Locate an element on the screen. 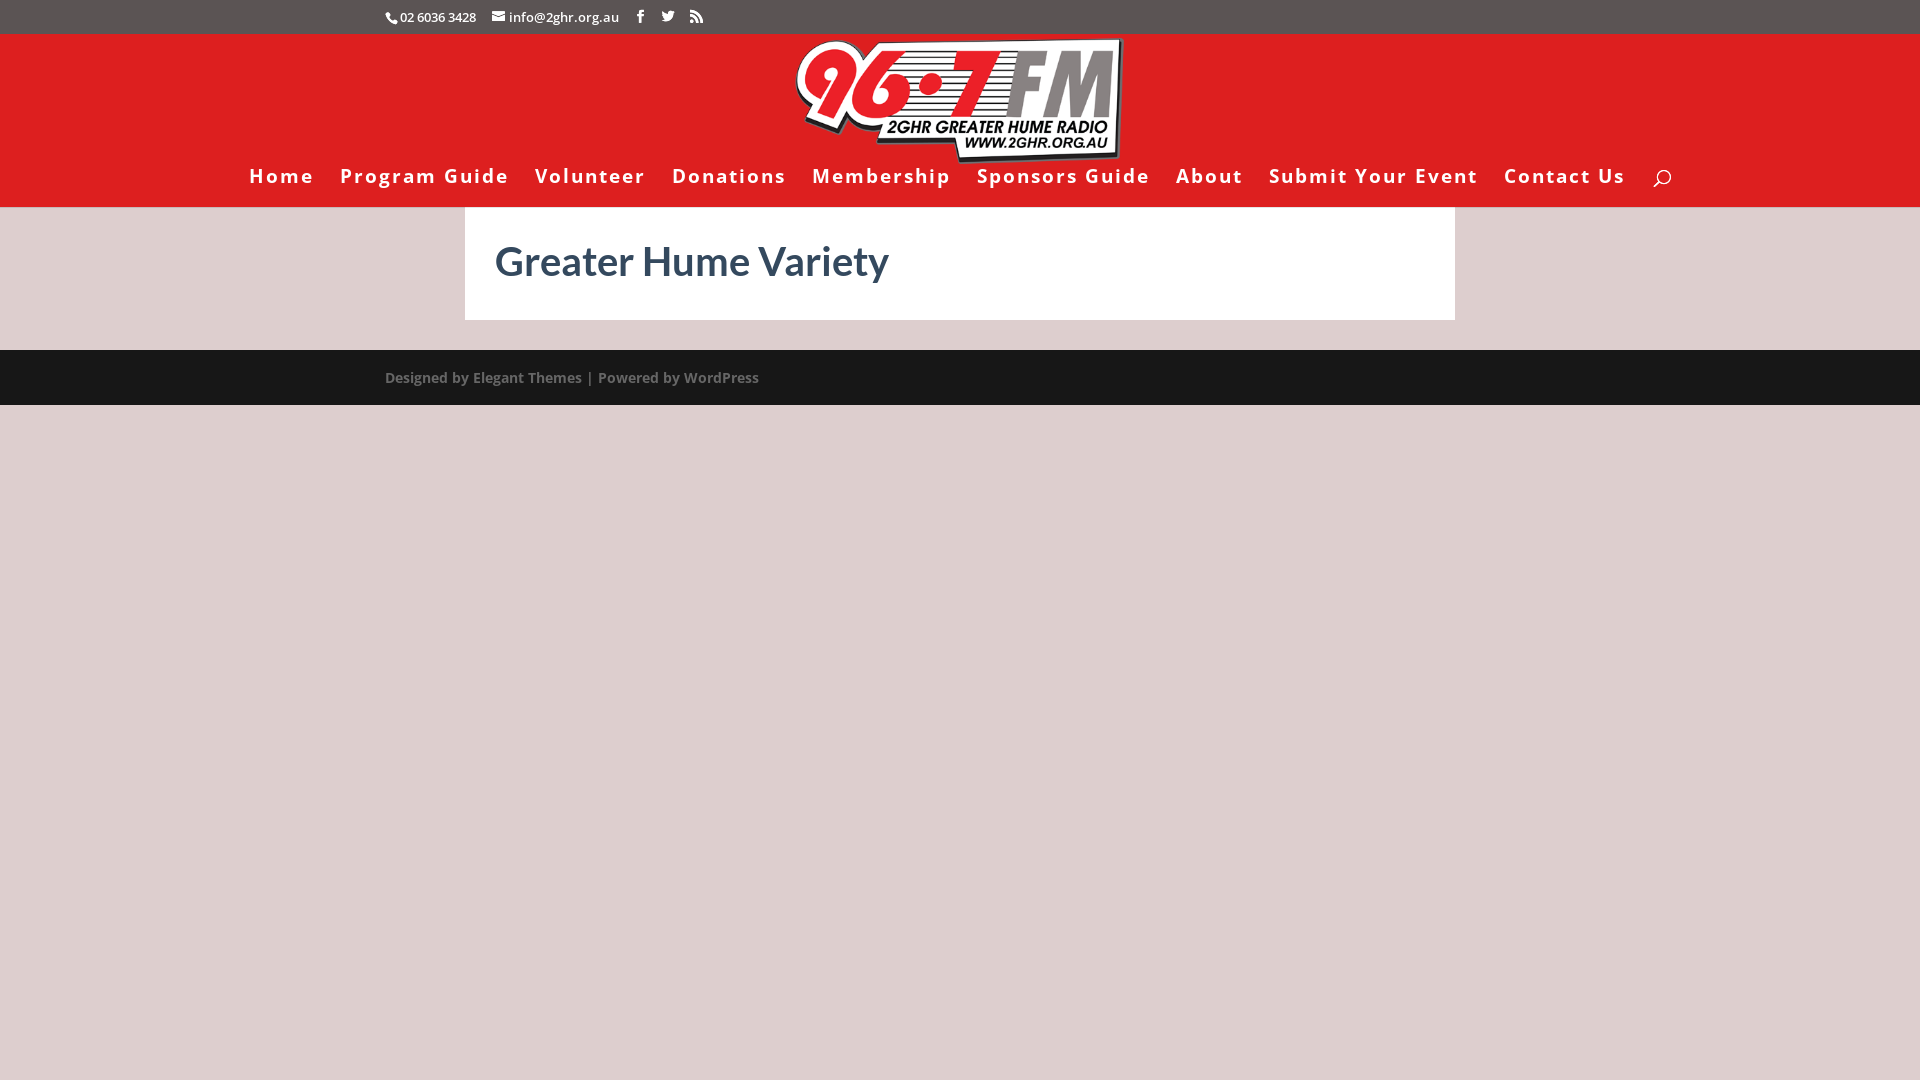 Image resolution: width=1920 pixels, height=1080 pixels. 'WordPress' is located at coordinates (720, 377).